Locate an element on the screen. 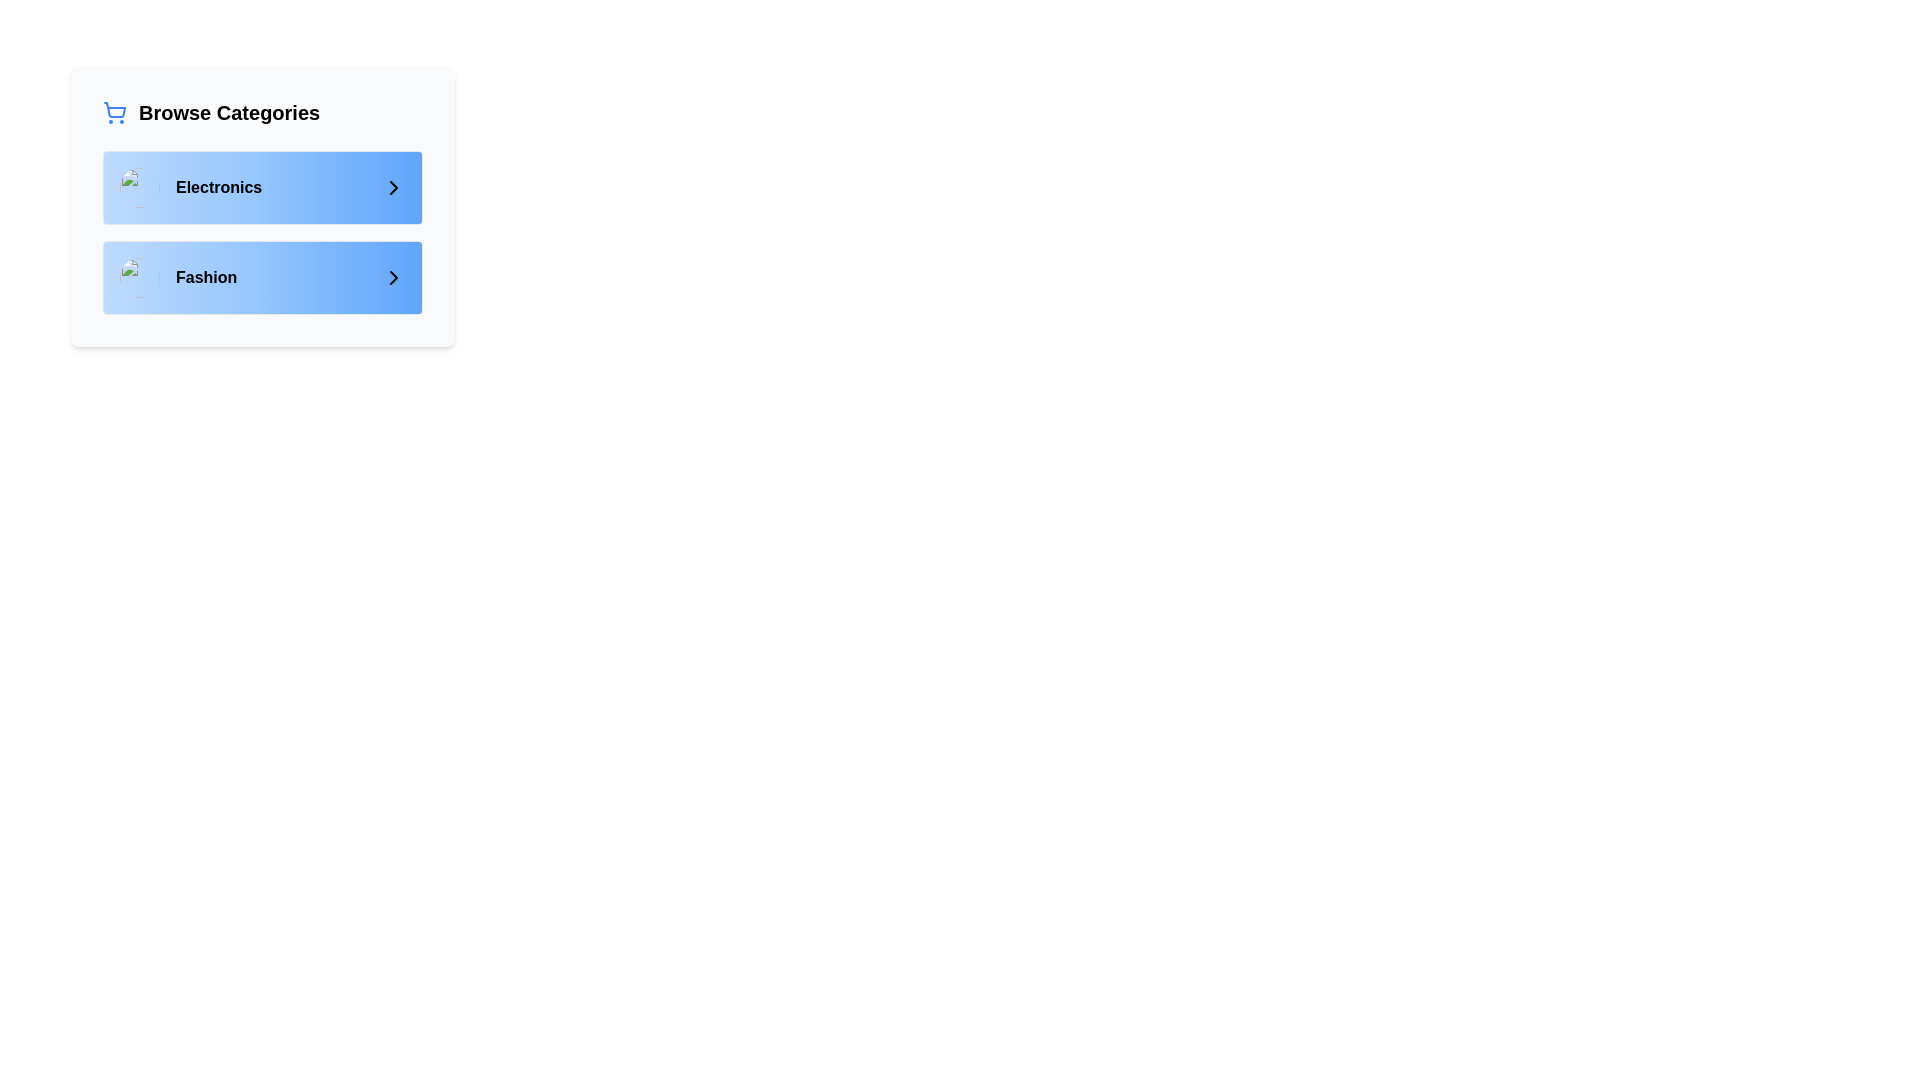 Image resolution: width=1920 pixels, height=1080 pixels. the Chevron icon for the 'Fashion' category, located at the far-right side of the row labeled 'Fashion' in the 'Browse Categories' section, to indicate focus is located at coordinates (393, 277).